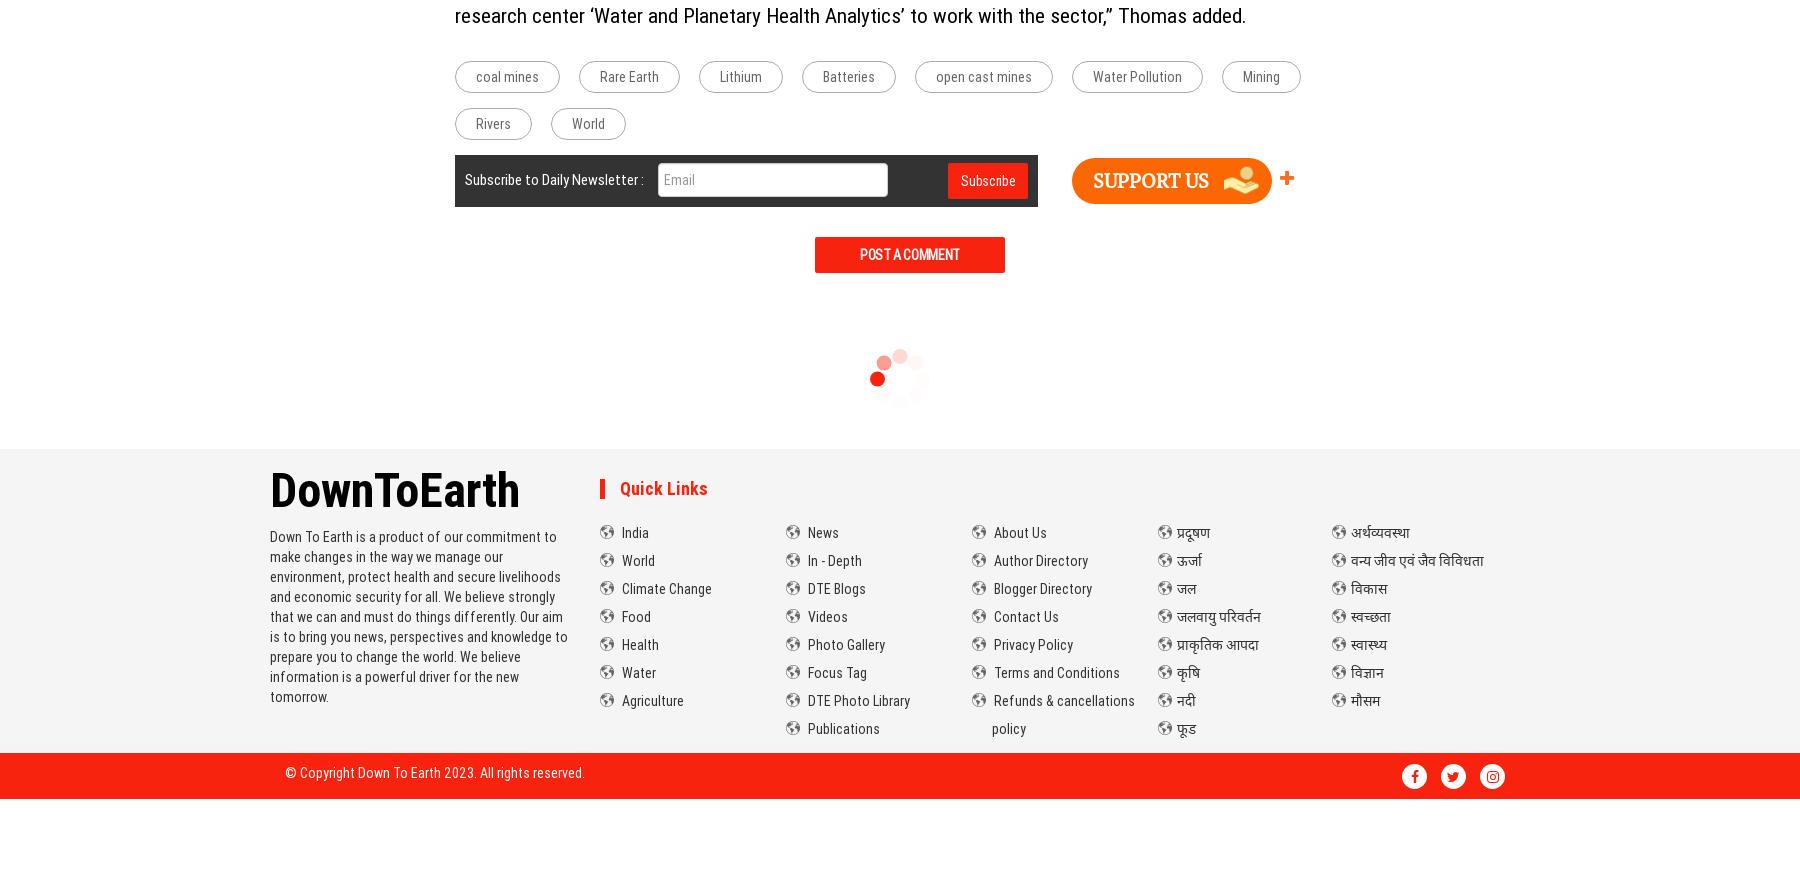 This screenshot has width=1800, height=876. What do you see at coordinates (857, 699) in the screenshot?
I see `'DTE Photo Library'` at bounding box center [857, 699].